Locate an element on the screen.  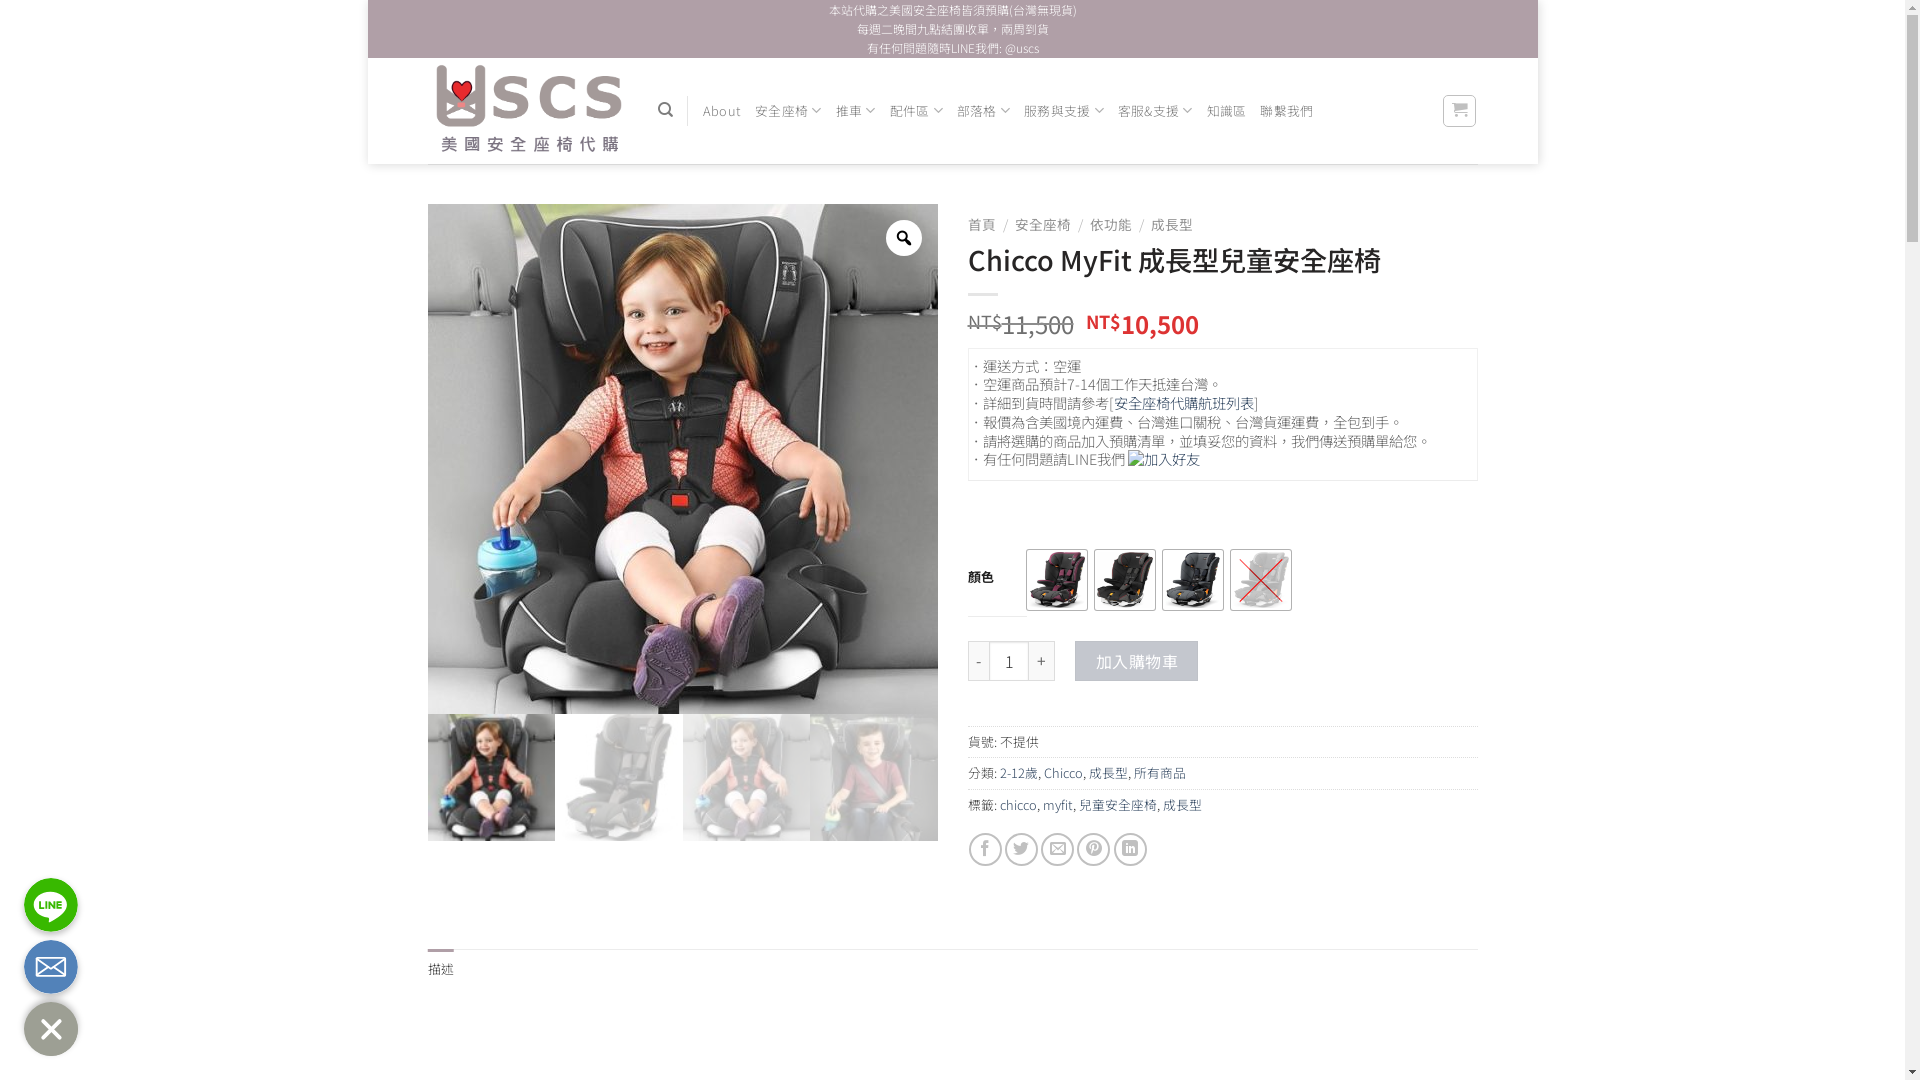
'chicco-myfit-harness-booster-car-seat-canyon-69' is located at coordinates (618, 777).